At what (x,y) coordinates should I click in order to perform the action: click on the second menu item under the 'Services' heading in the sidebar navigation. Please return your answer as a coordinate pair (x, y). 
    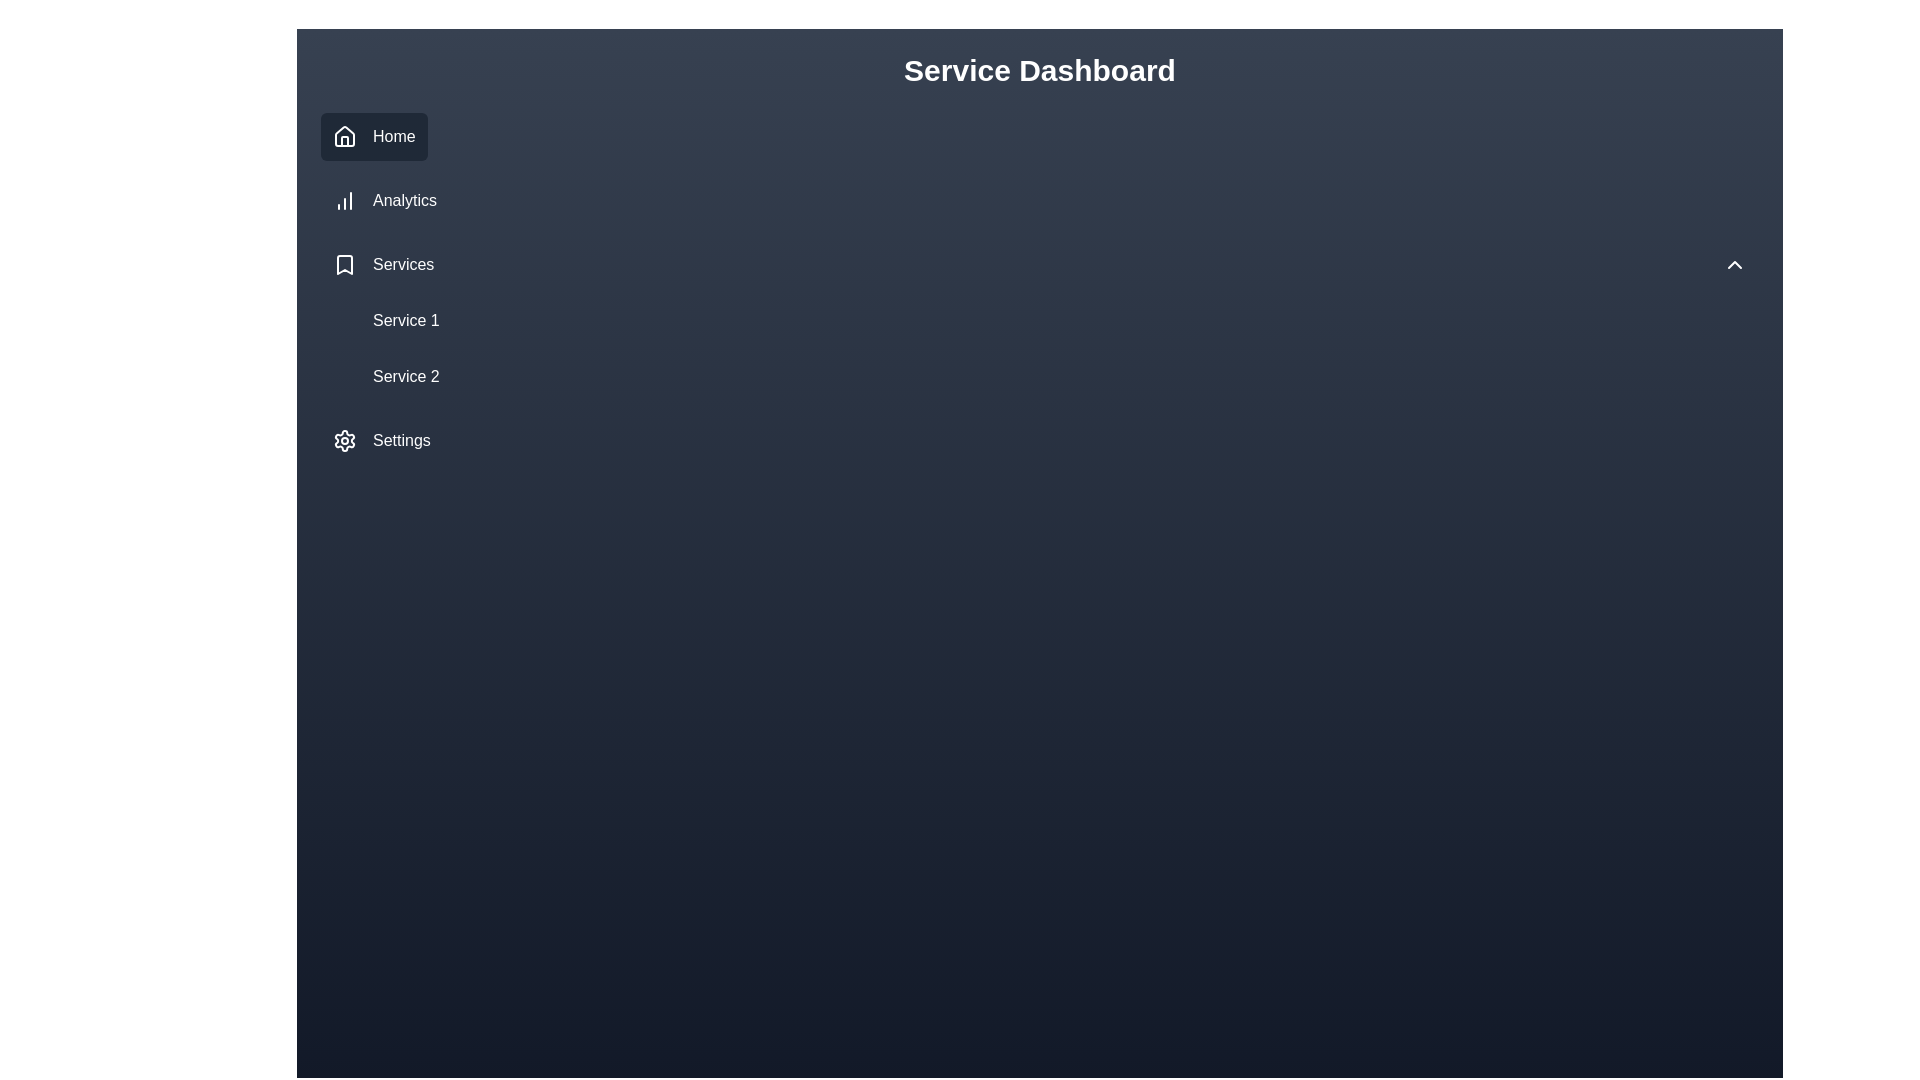
    Looking at the image, I should click on (405, 377).